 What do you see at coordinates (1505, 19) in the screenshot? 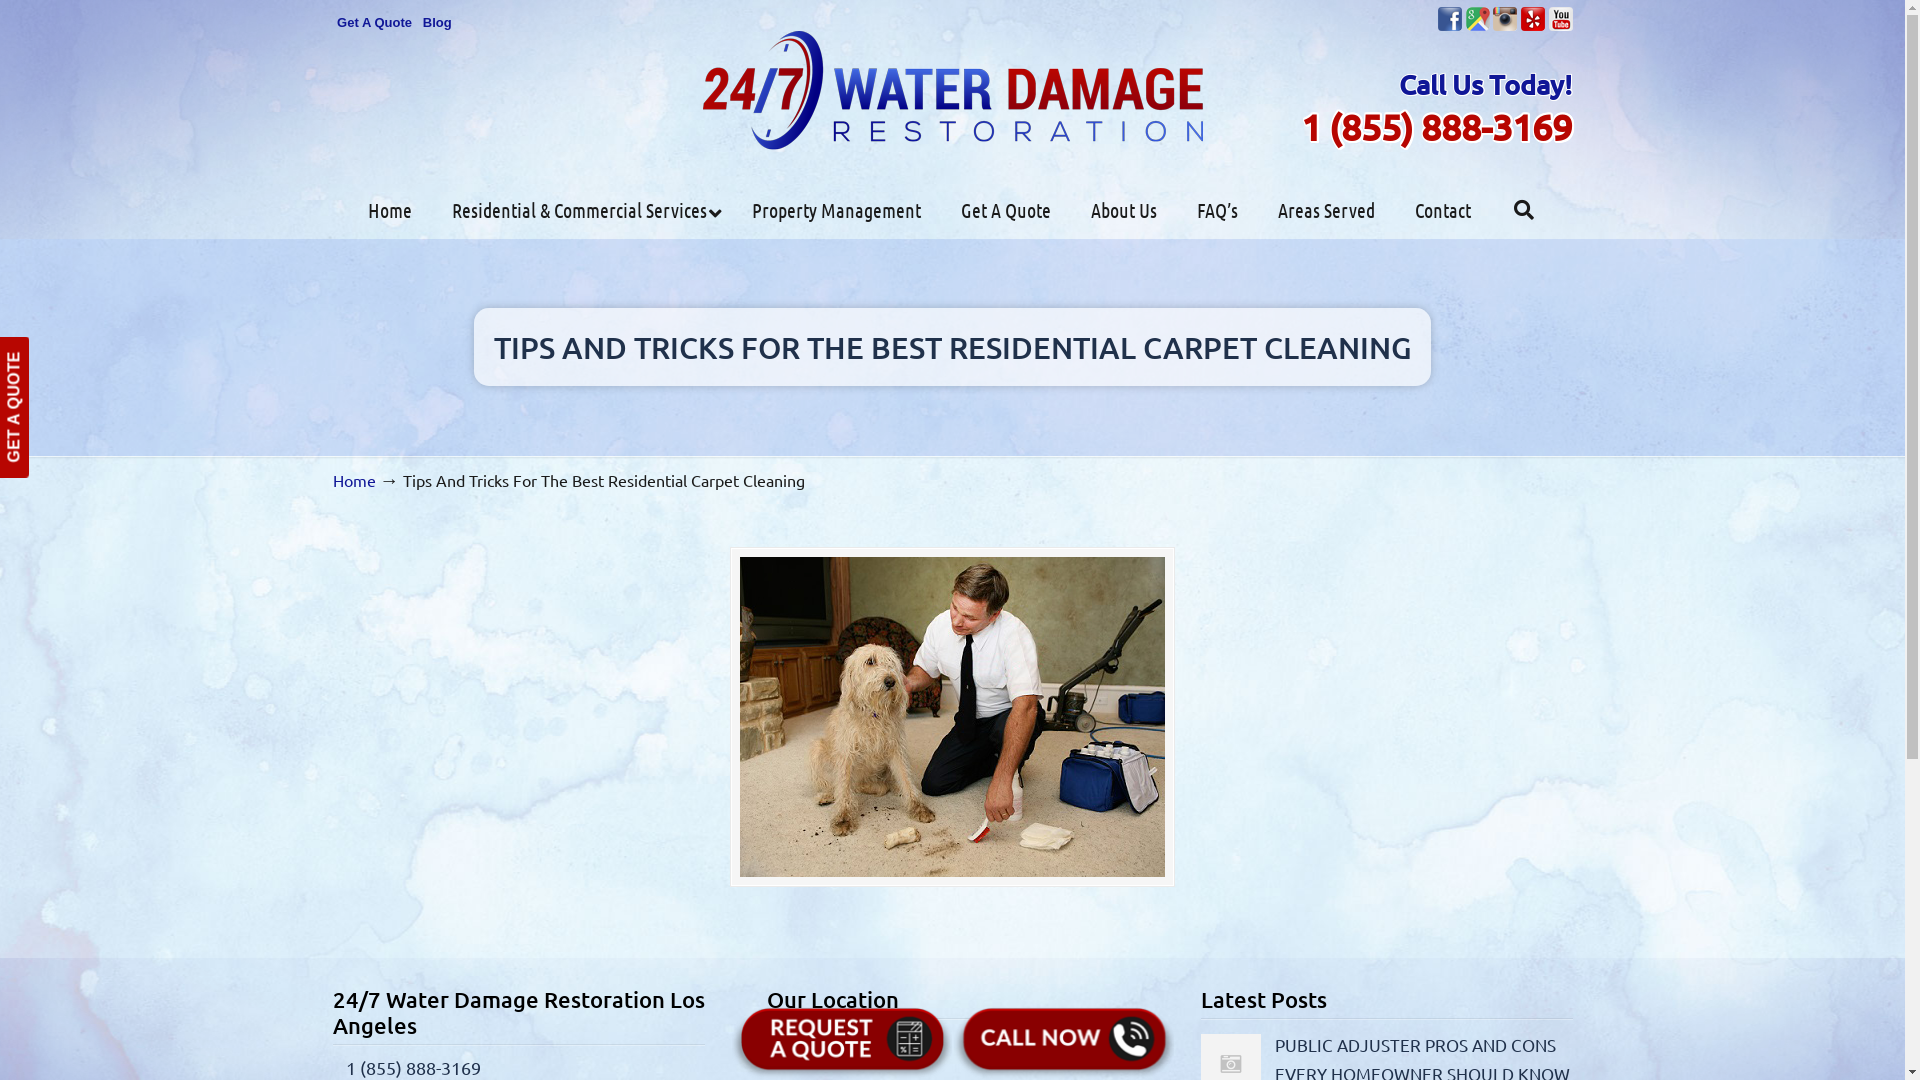
I see `'Instagram'` at bounding box center [1505, 19].